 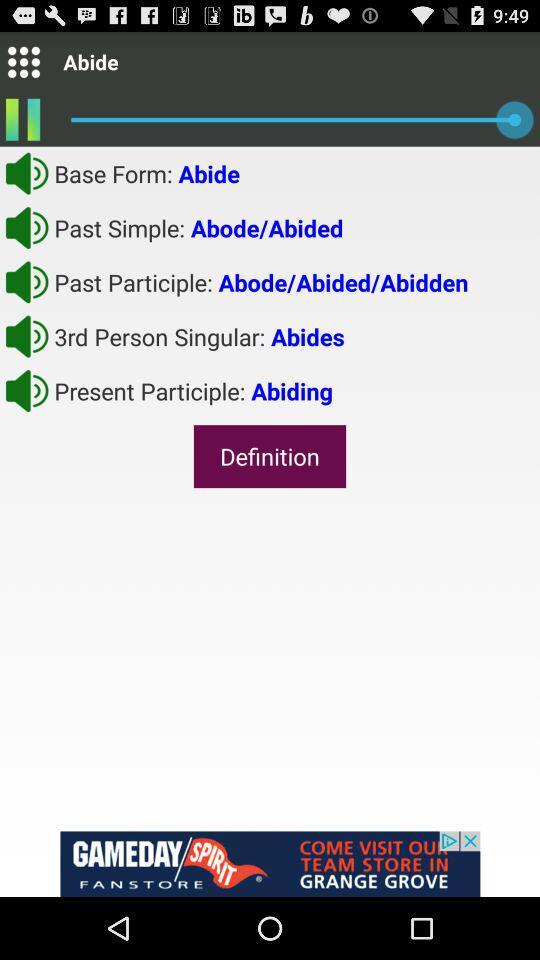 What do you see at coordinates (22, 126) in the screenshot?
I see `the pause icon` at bounding box center [22, 126].